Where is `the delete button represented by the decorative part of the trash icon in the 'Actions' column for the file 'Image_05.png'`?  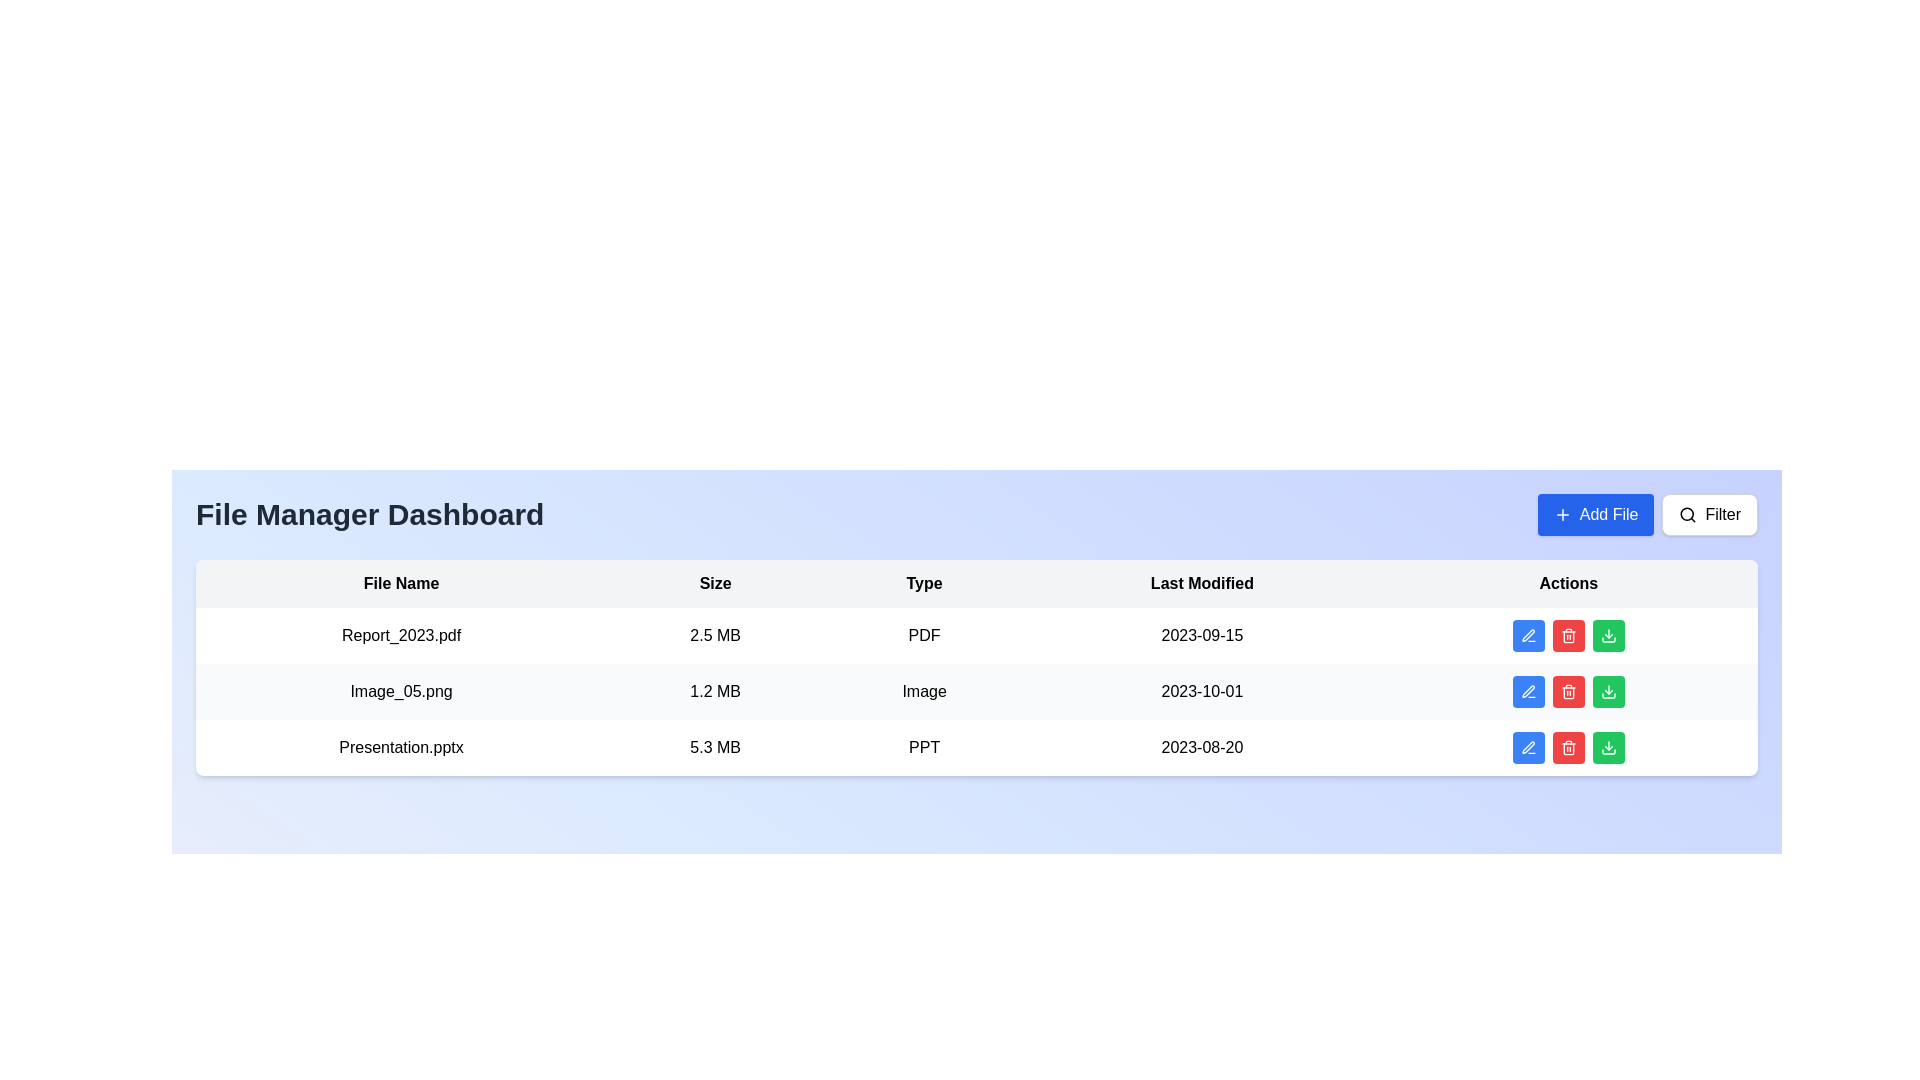 the delete button represented by the decorative part of the trash icon in the 'Actions' column for the file 'Image_05.png' is located at coordinates (1567, 692).